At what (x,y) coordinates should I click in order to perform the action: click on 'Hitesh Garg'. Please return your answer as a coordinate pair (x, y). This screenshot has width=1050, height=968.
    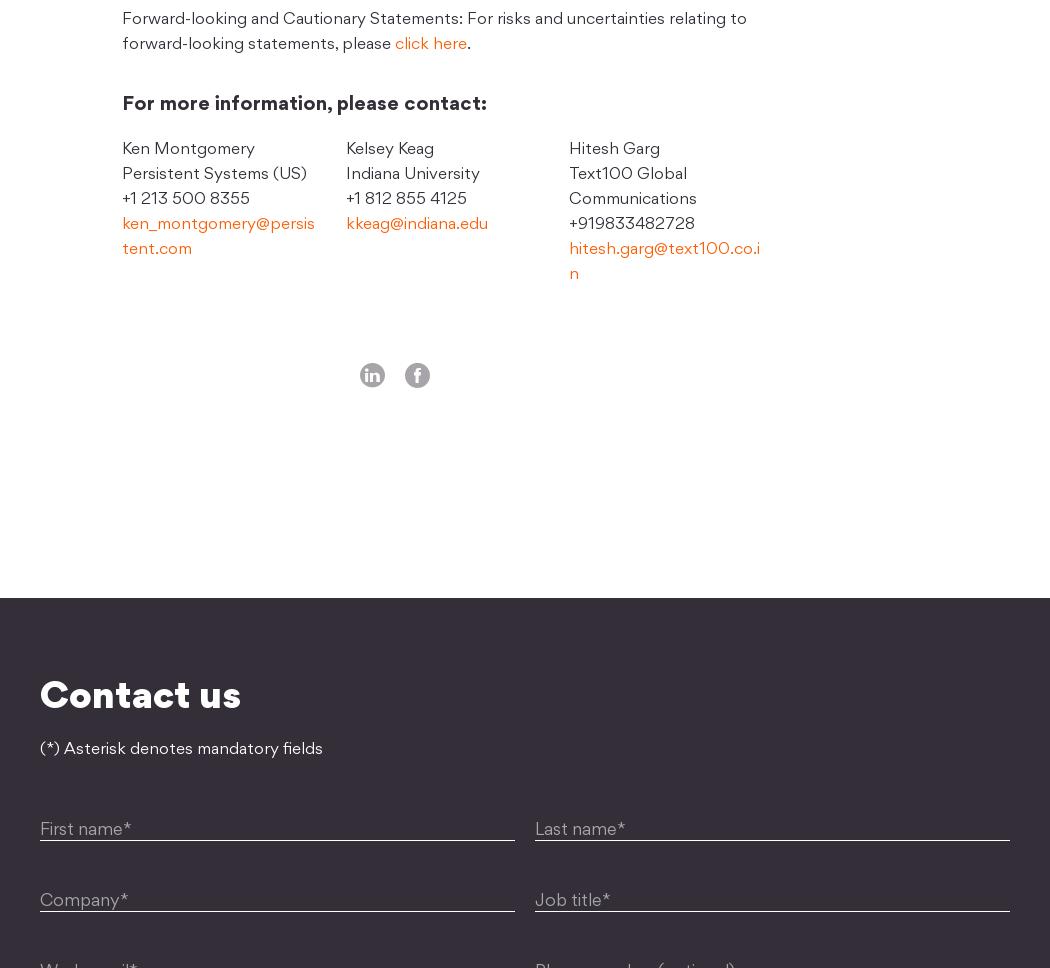
    Looking at the image, I should click on (614, 149).